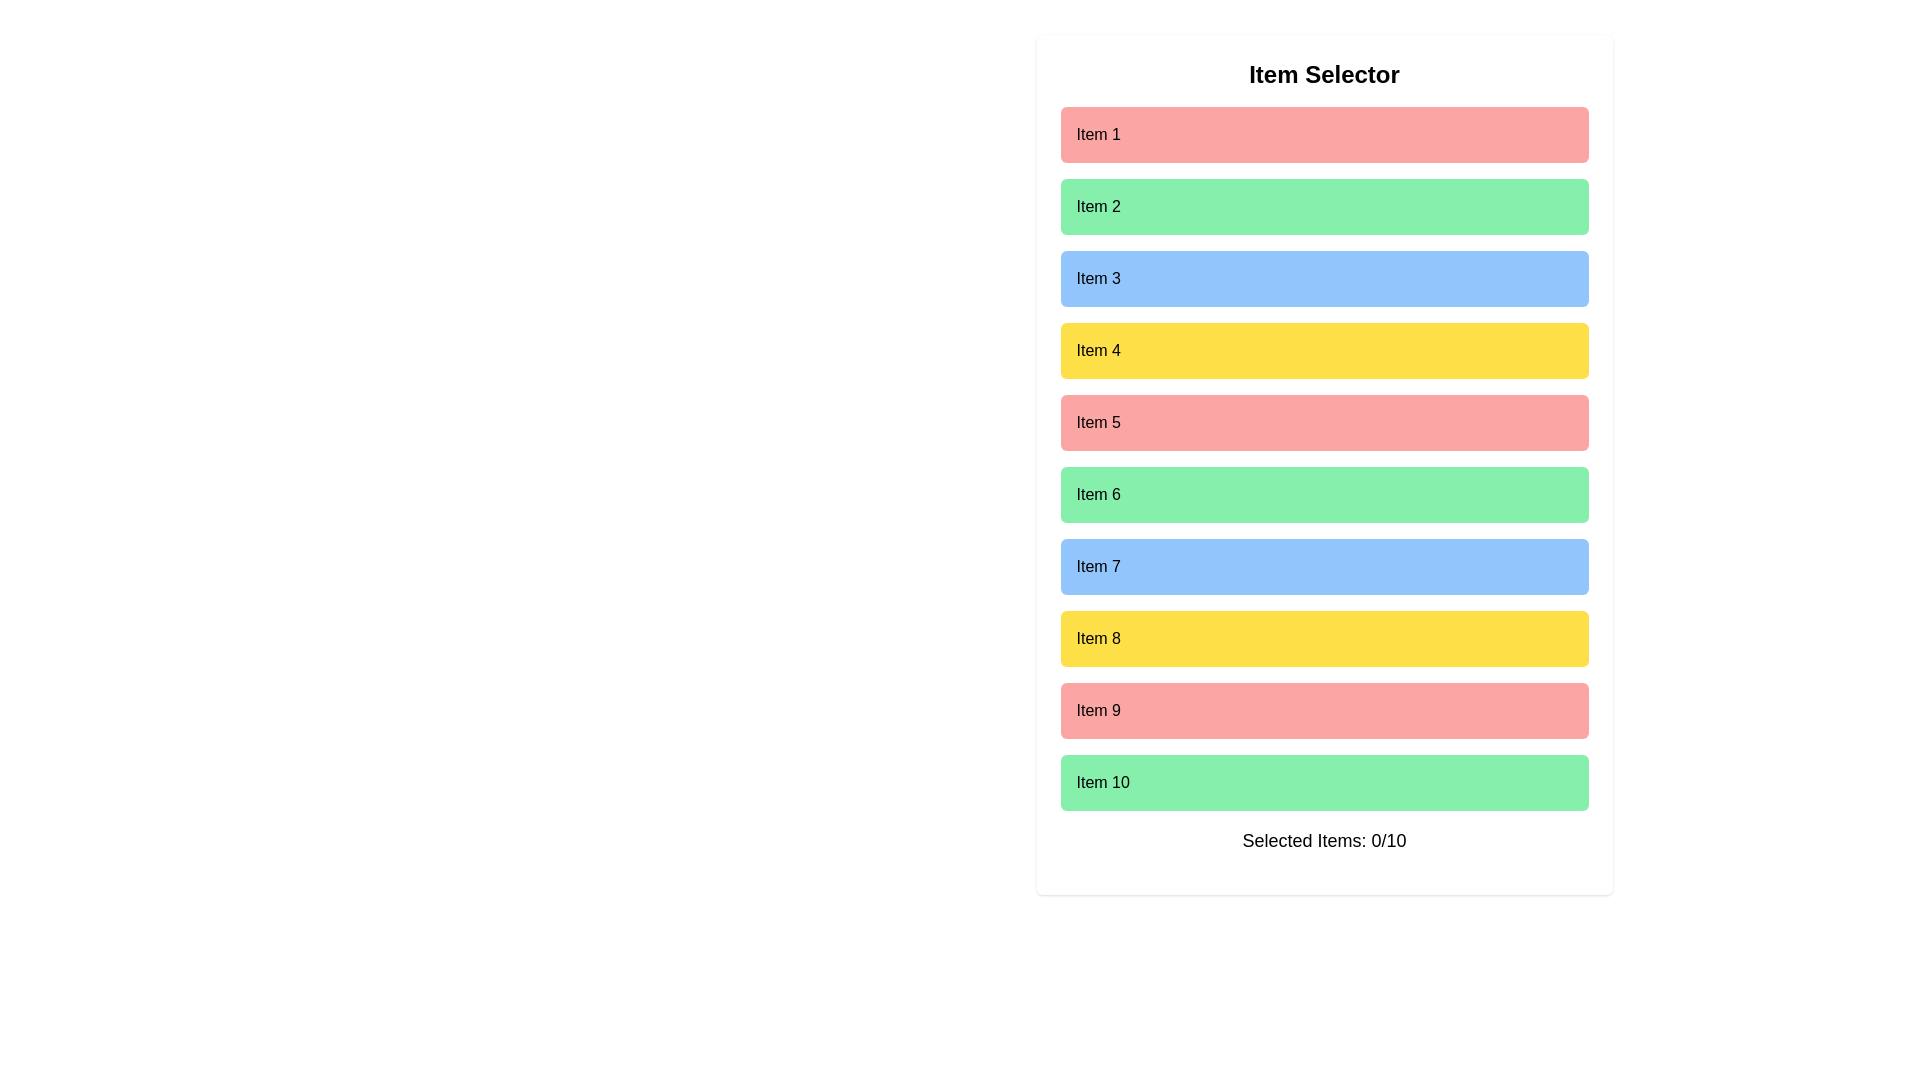 The height and width of the screenshot is (1080, 1920). I want to click on the Text Label displaying 'Selected Items: 0/10' located at the bottom of the card titled 'Item Selector', so click(1324, 840).